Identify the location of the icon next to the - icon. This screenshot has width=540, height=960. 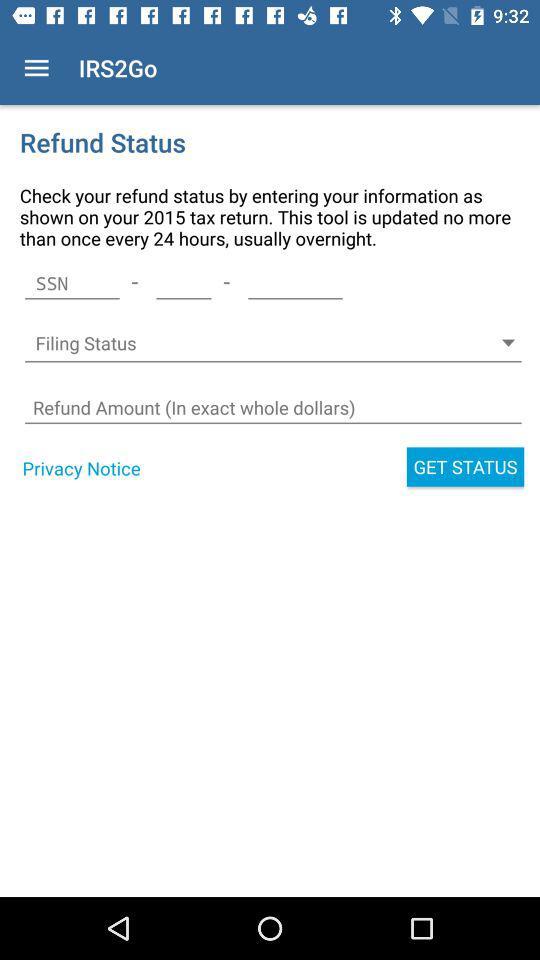
(71, 282).